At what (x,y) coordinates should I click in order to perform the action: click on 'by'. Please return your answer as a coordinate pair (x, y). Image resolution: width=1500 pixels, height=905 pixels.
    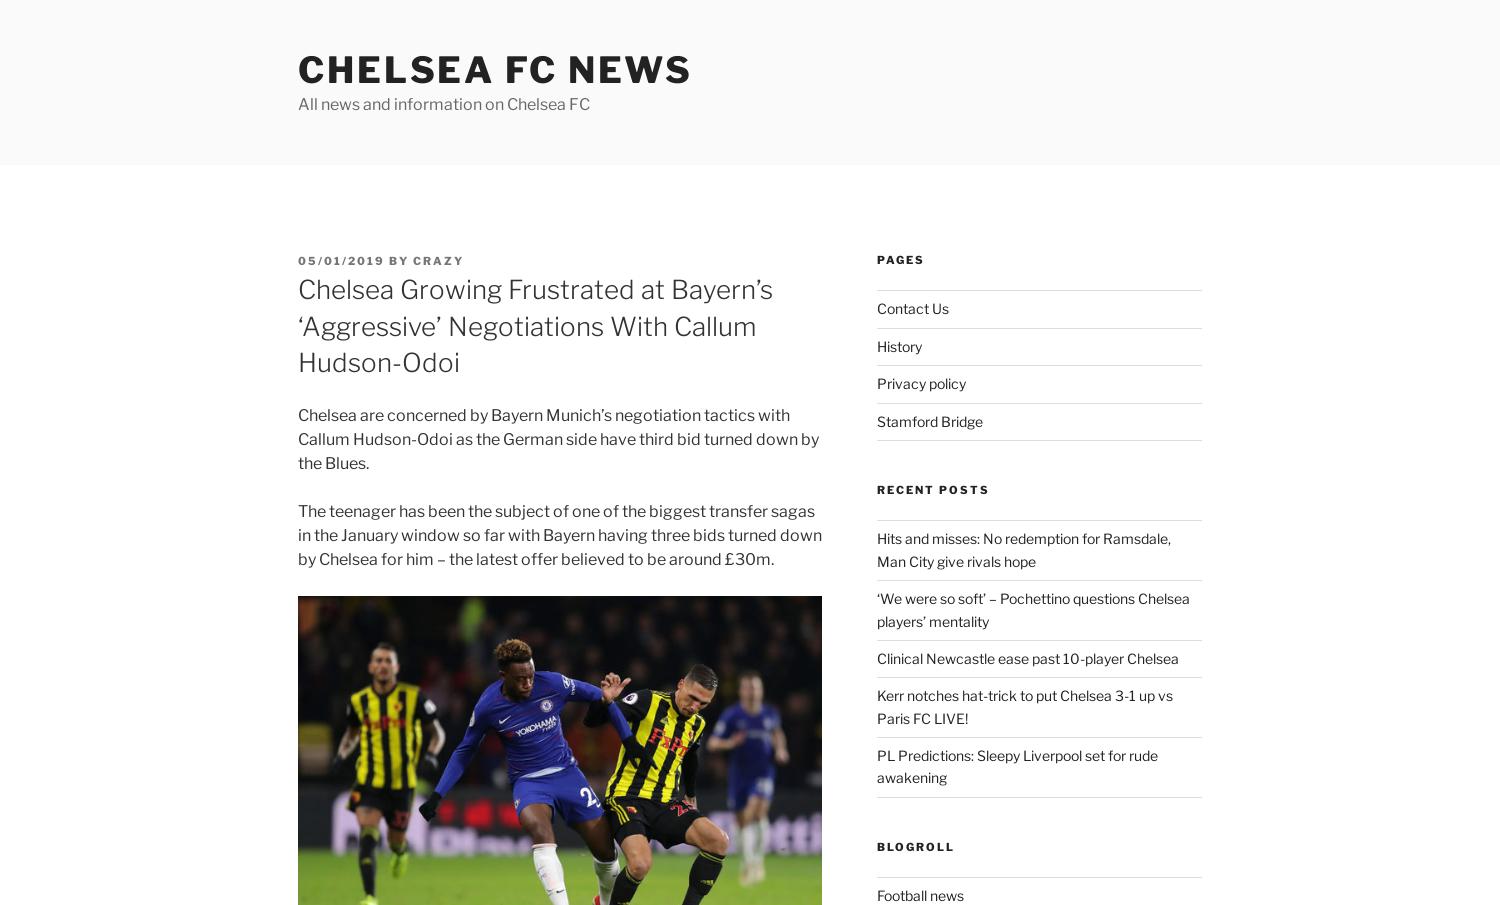
    Looking at the image, I should click on (399, 261).